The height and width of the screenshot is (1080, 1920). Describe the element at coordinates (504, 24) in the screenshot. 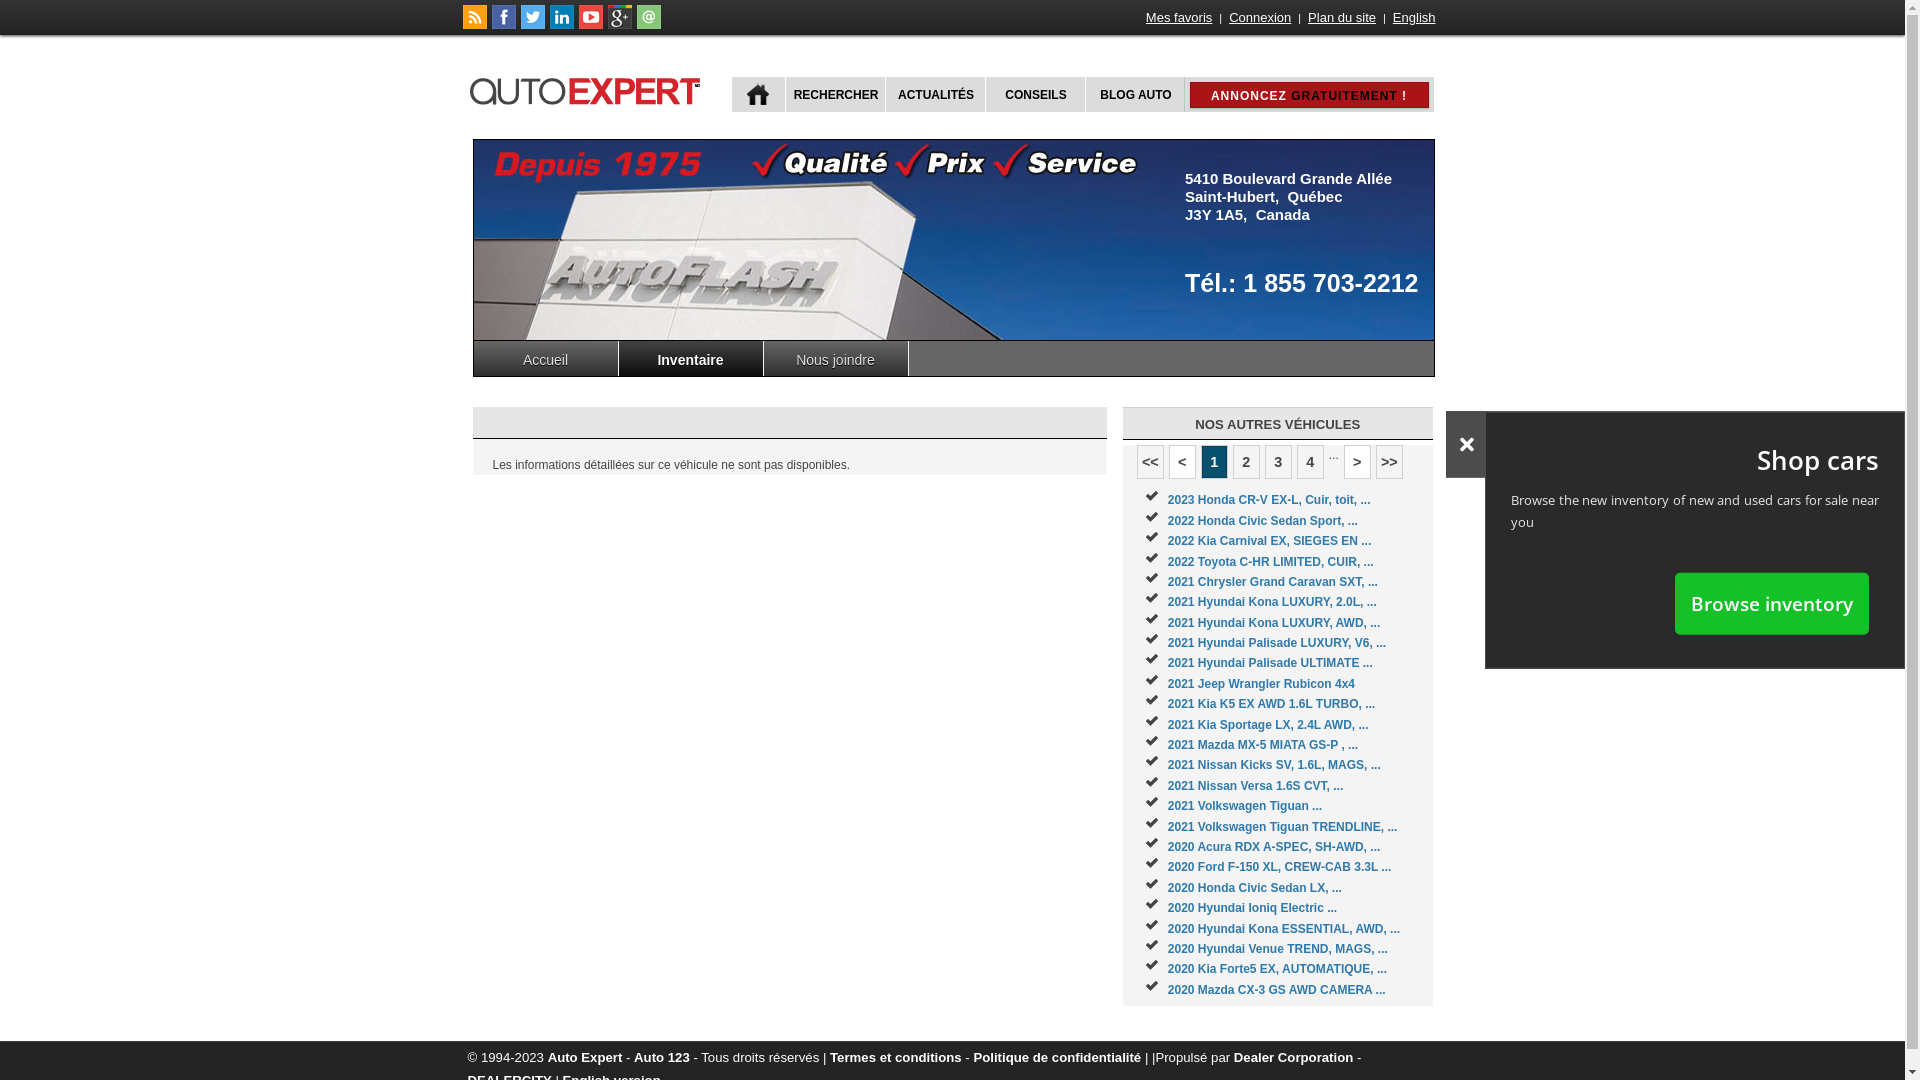

I see `'Suivez autoExpert.ca sur Facebook'` at that location.